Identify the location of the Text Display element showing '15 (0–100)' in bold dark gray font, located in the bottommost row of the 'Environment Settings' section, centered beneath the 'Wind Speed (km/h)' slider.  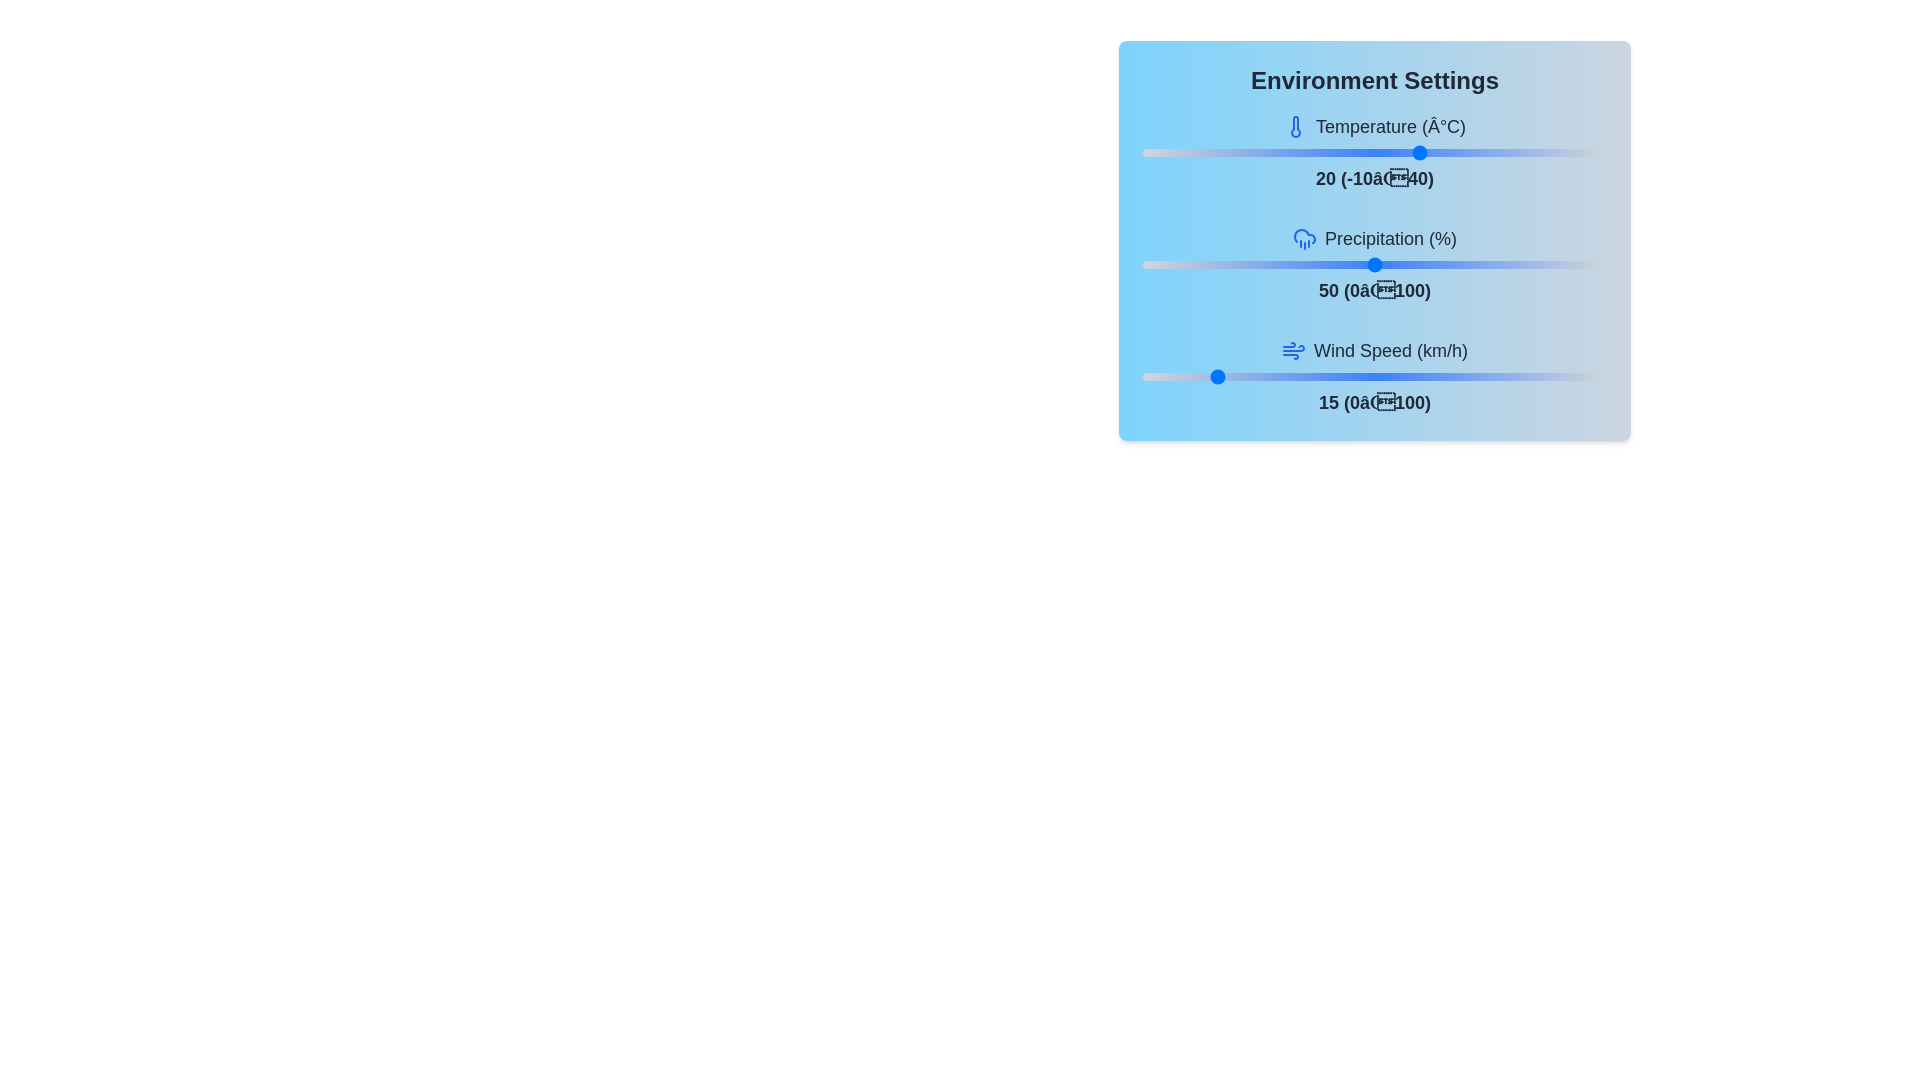
(1373, 402).